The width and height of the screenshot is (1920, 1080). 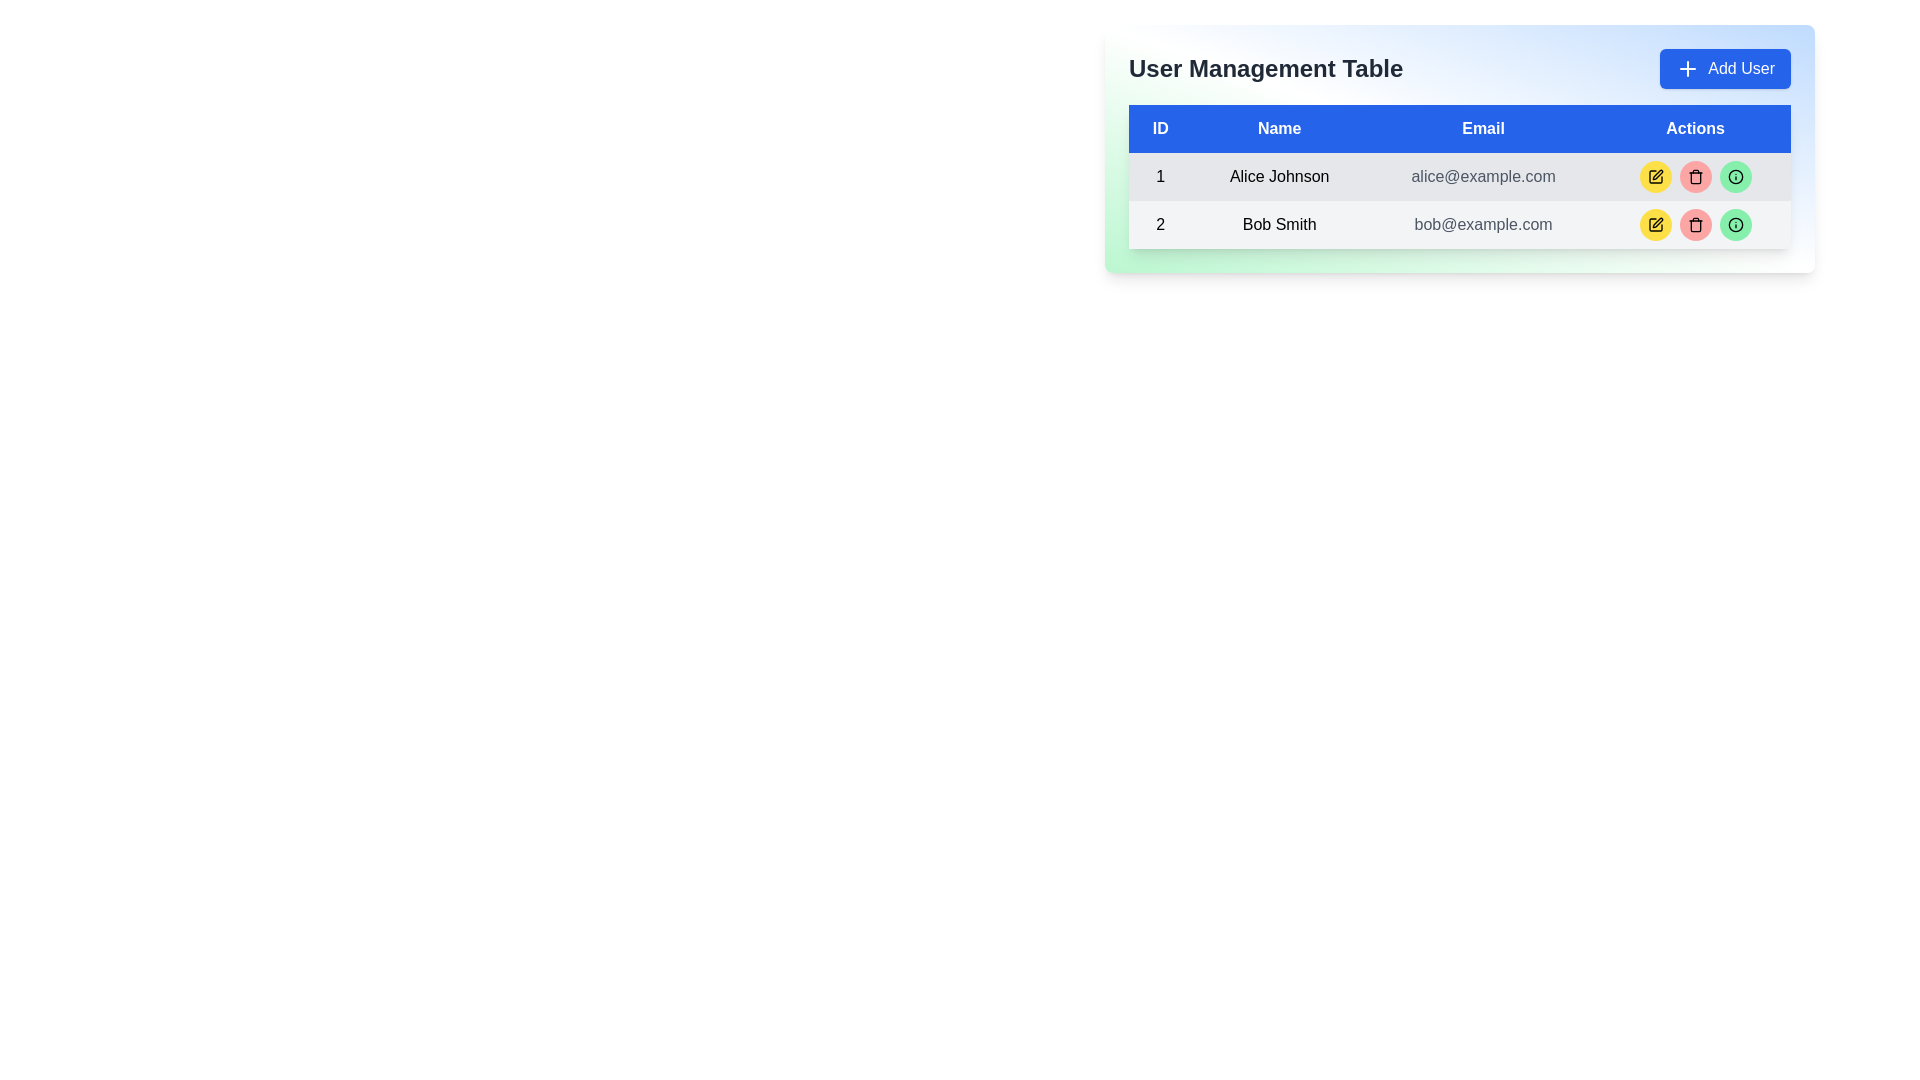 I want to click on the graphical illustration segment of the trash bin icon associated with the user 'Bob Smith' in the Actions column, so click(x=1694, y=225).